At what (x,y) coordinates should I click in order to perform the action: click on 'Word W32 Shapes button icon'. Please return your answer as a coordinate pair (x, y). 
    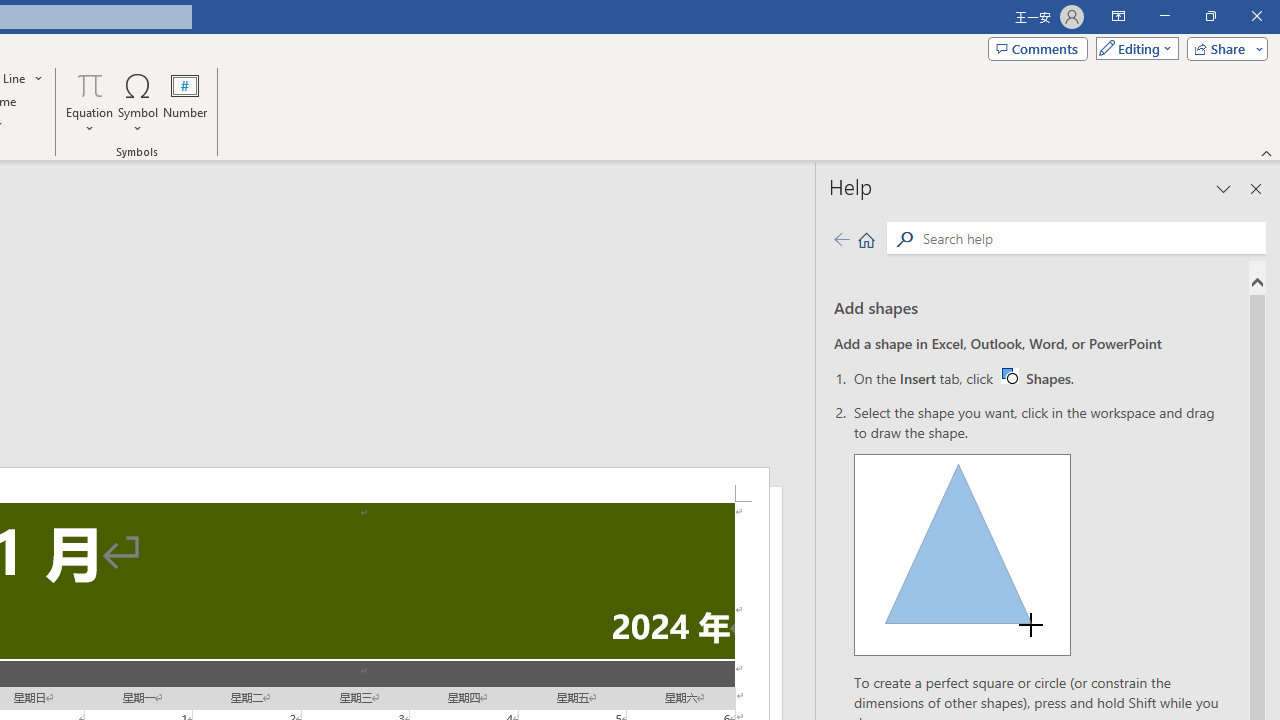
    Looking at the image, I should click on (1009, 375).